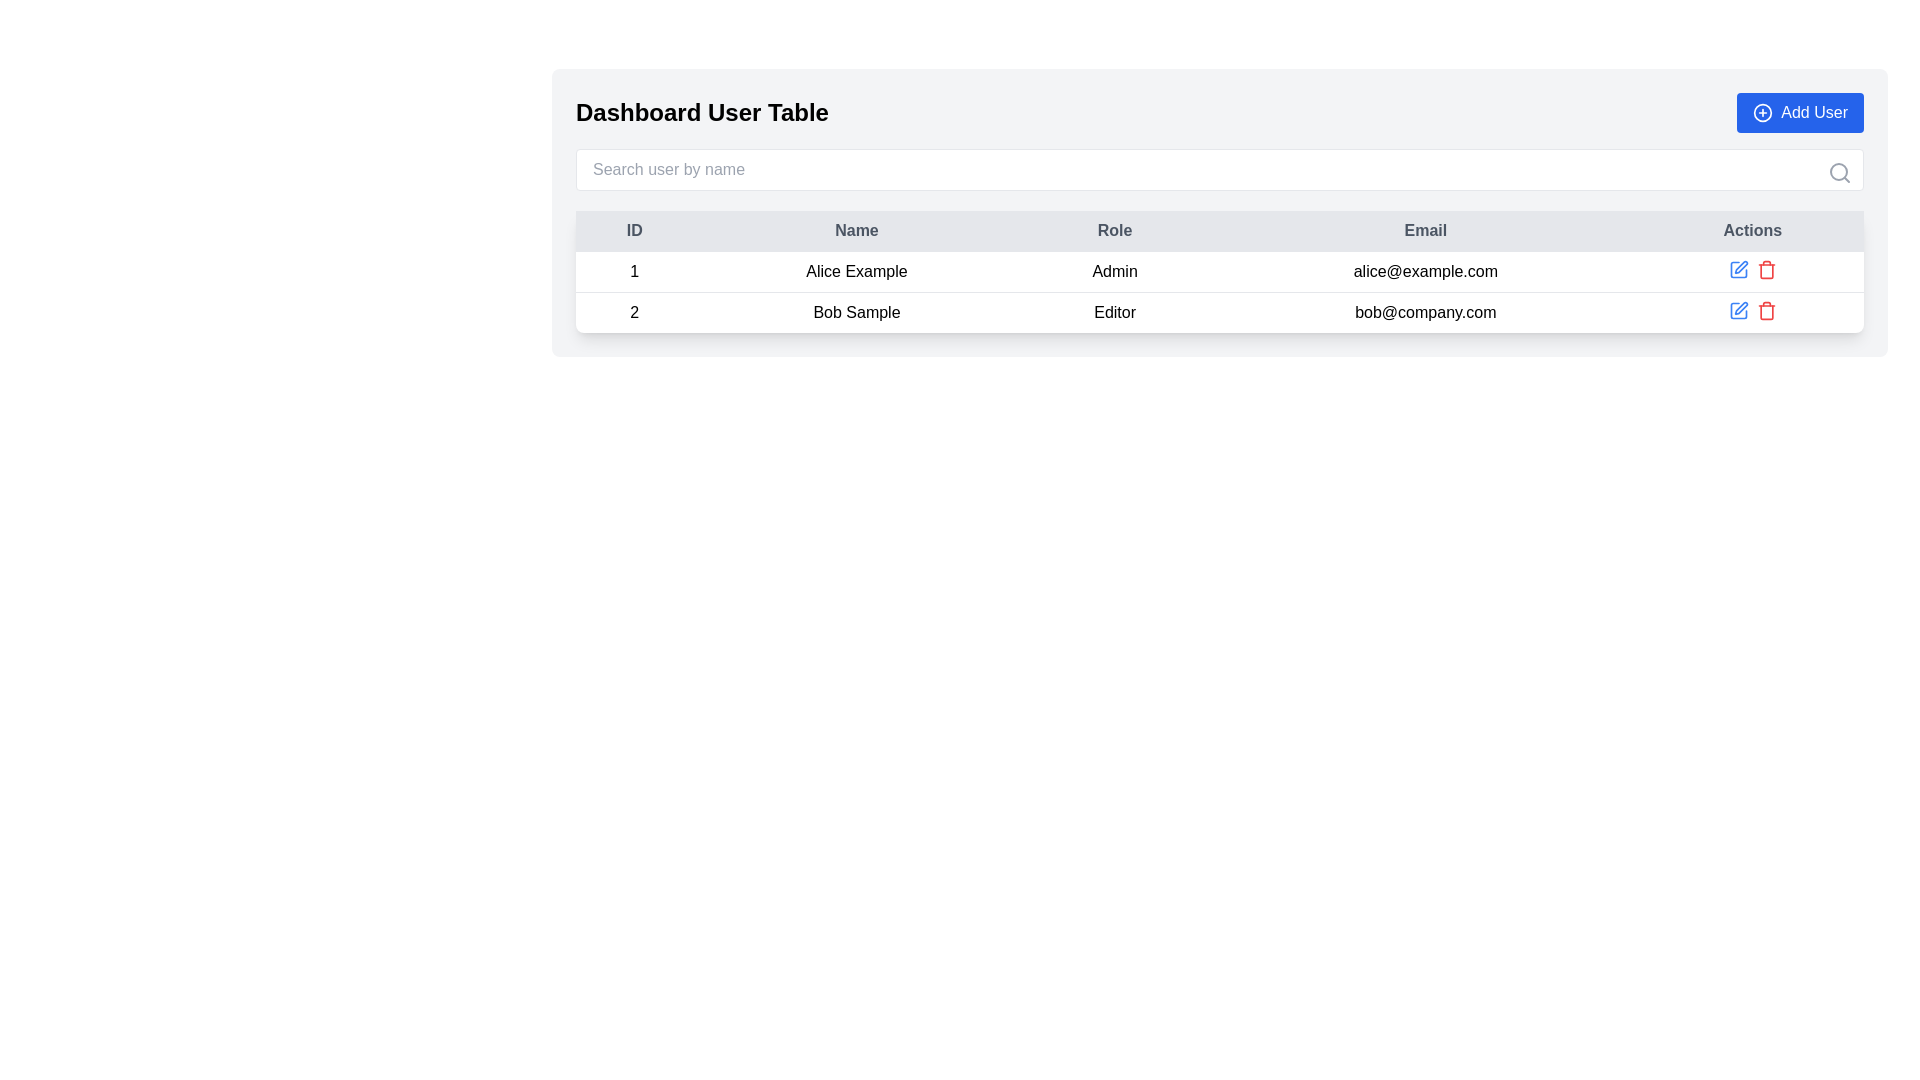 The height and width of the screenshot is (1080, 1920). Describe the element at coordinates (1766, 271) in the screenshot. I see `the middle shape of the trash can icon in the 'Actions' column for the user entry of Bob Sample` at that location.